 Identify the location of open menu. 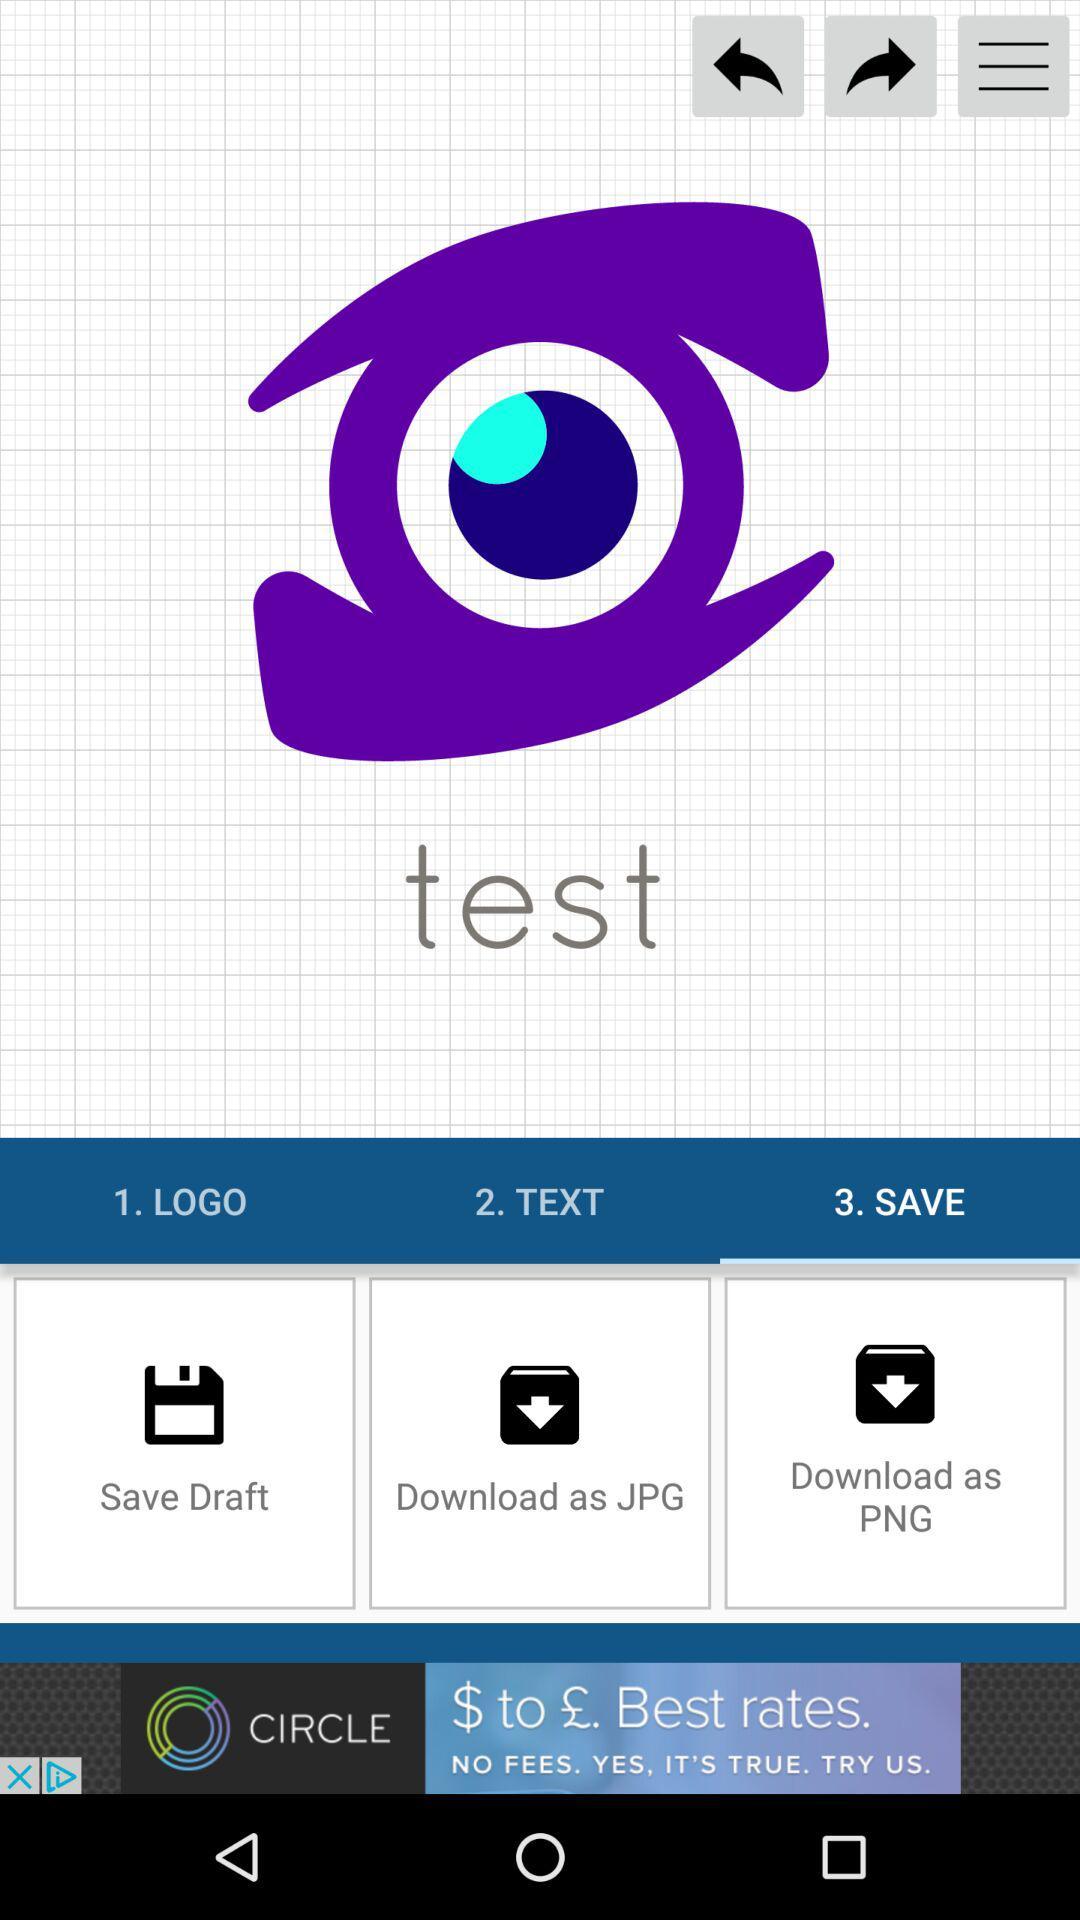
(1013, 66).